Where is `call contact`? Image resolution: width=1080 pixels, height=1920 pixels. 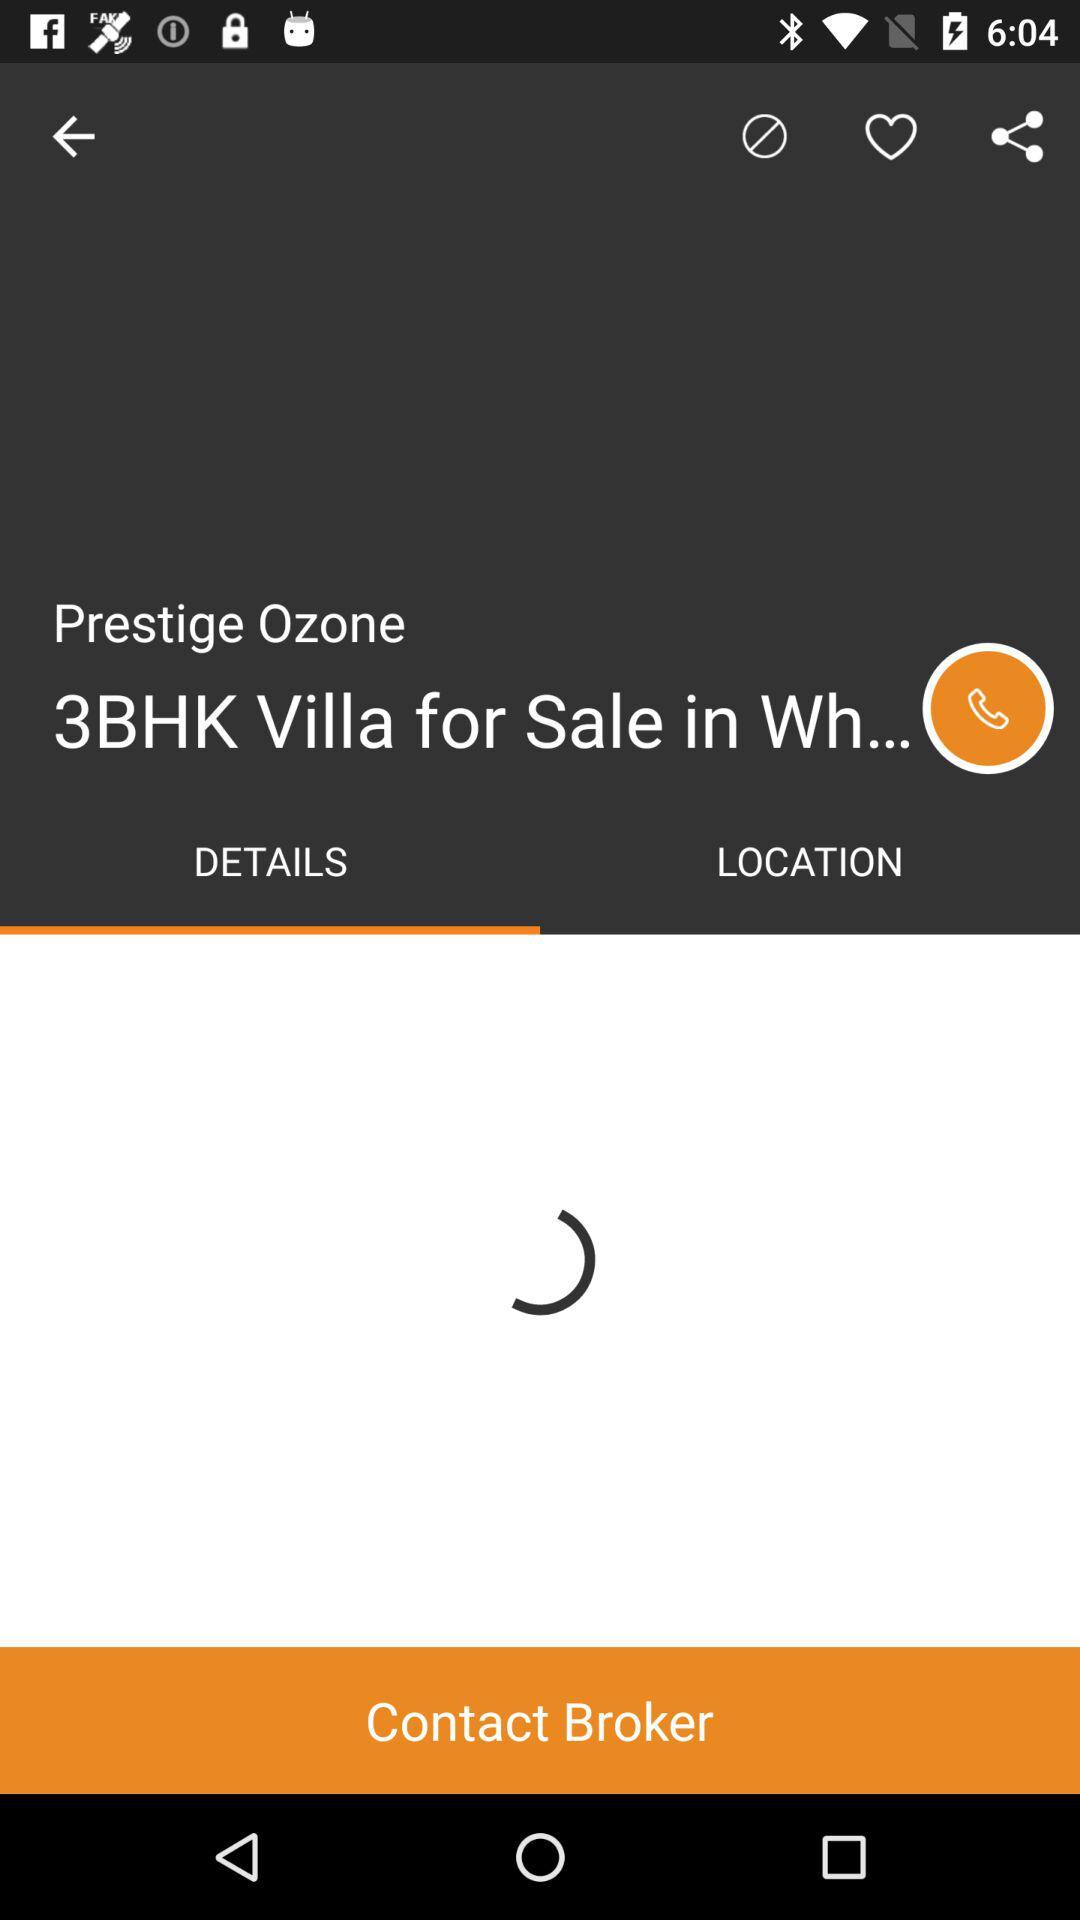
call contact is located at coordinates (987, 708).